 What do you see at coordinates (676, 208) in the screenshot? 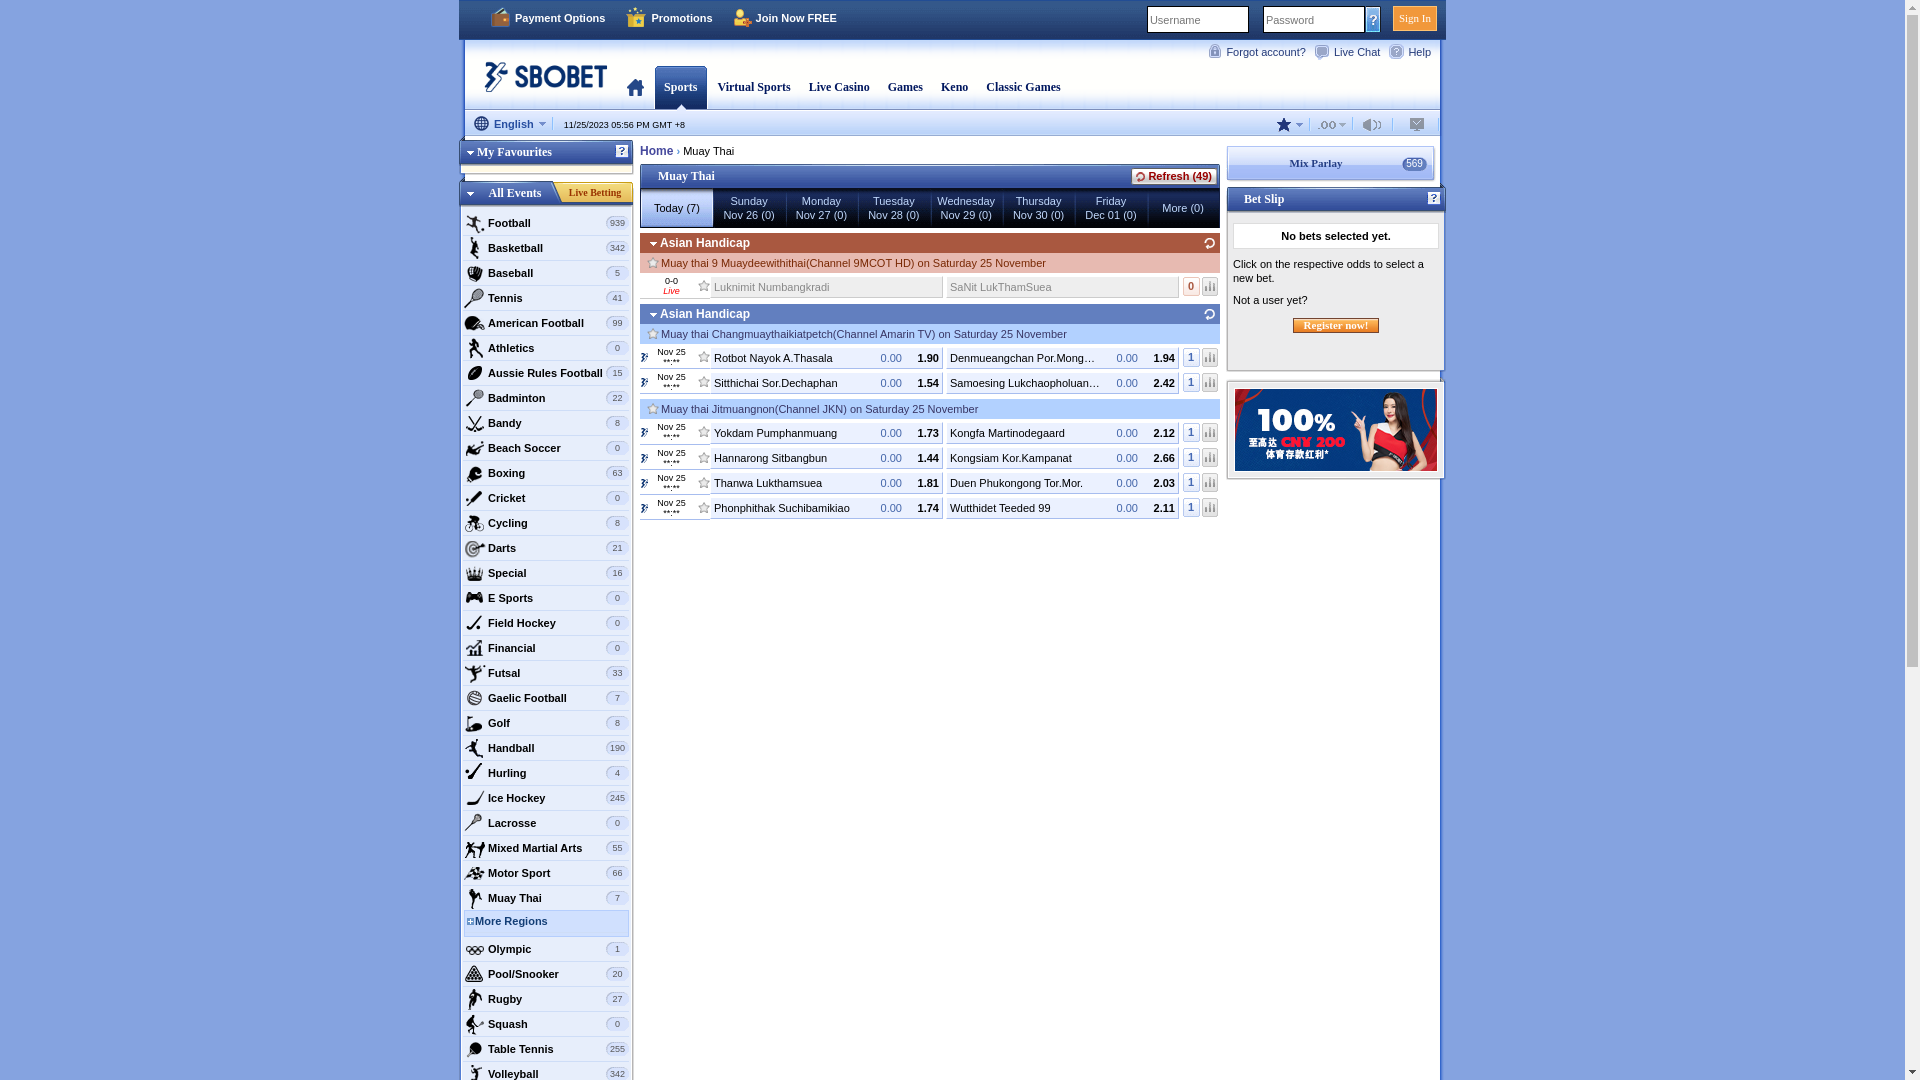
I see `'Today (7)'` at bounding box center [676, 208].